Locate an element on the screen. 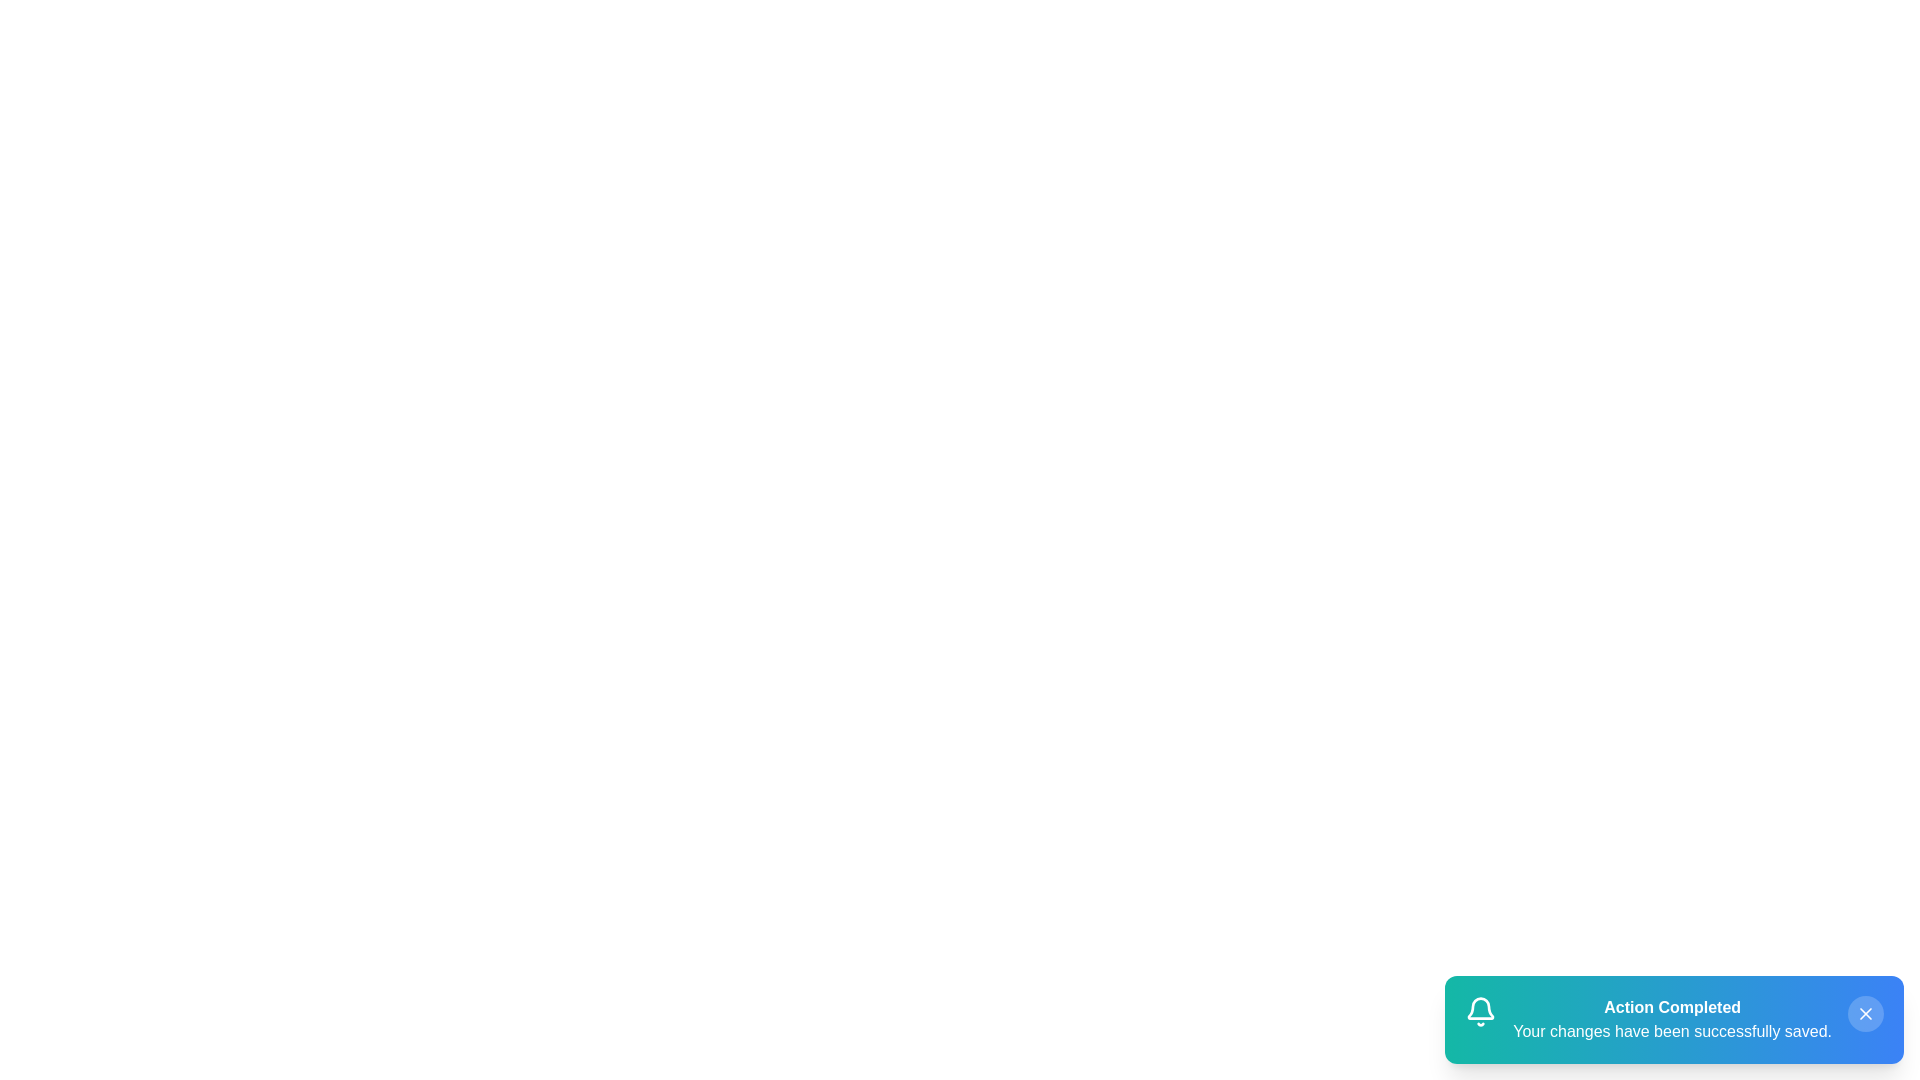  close button to dismiss the notification is located at coordinates (1865, 1014).